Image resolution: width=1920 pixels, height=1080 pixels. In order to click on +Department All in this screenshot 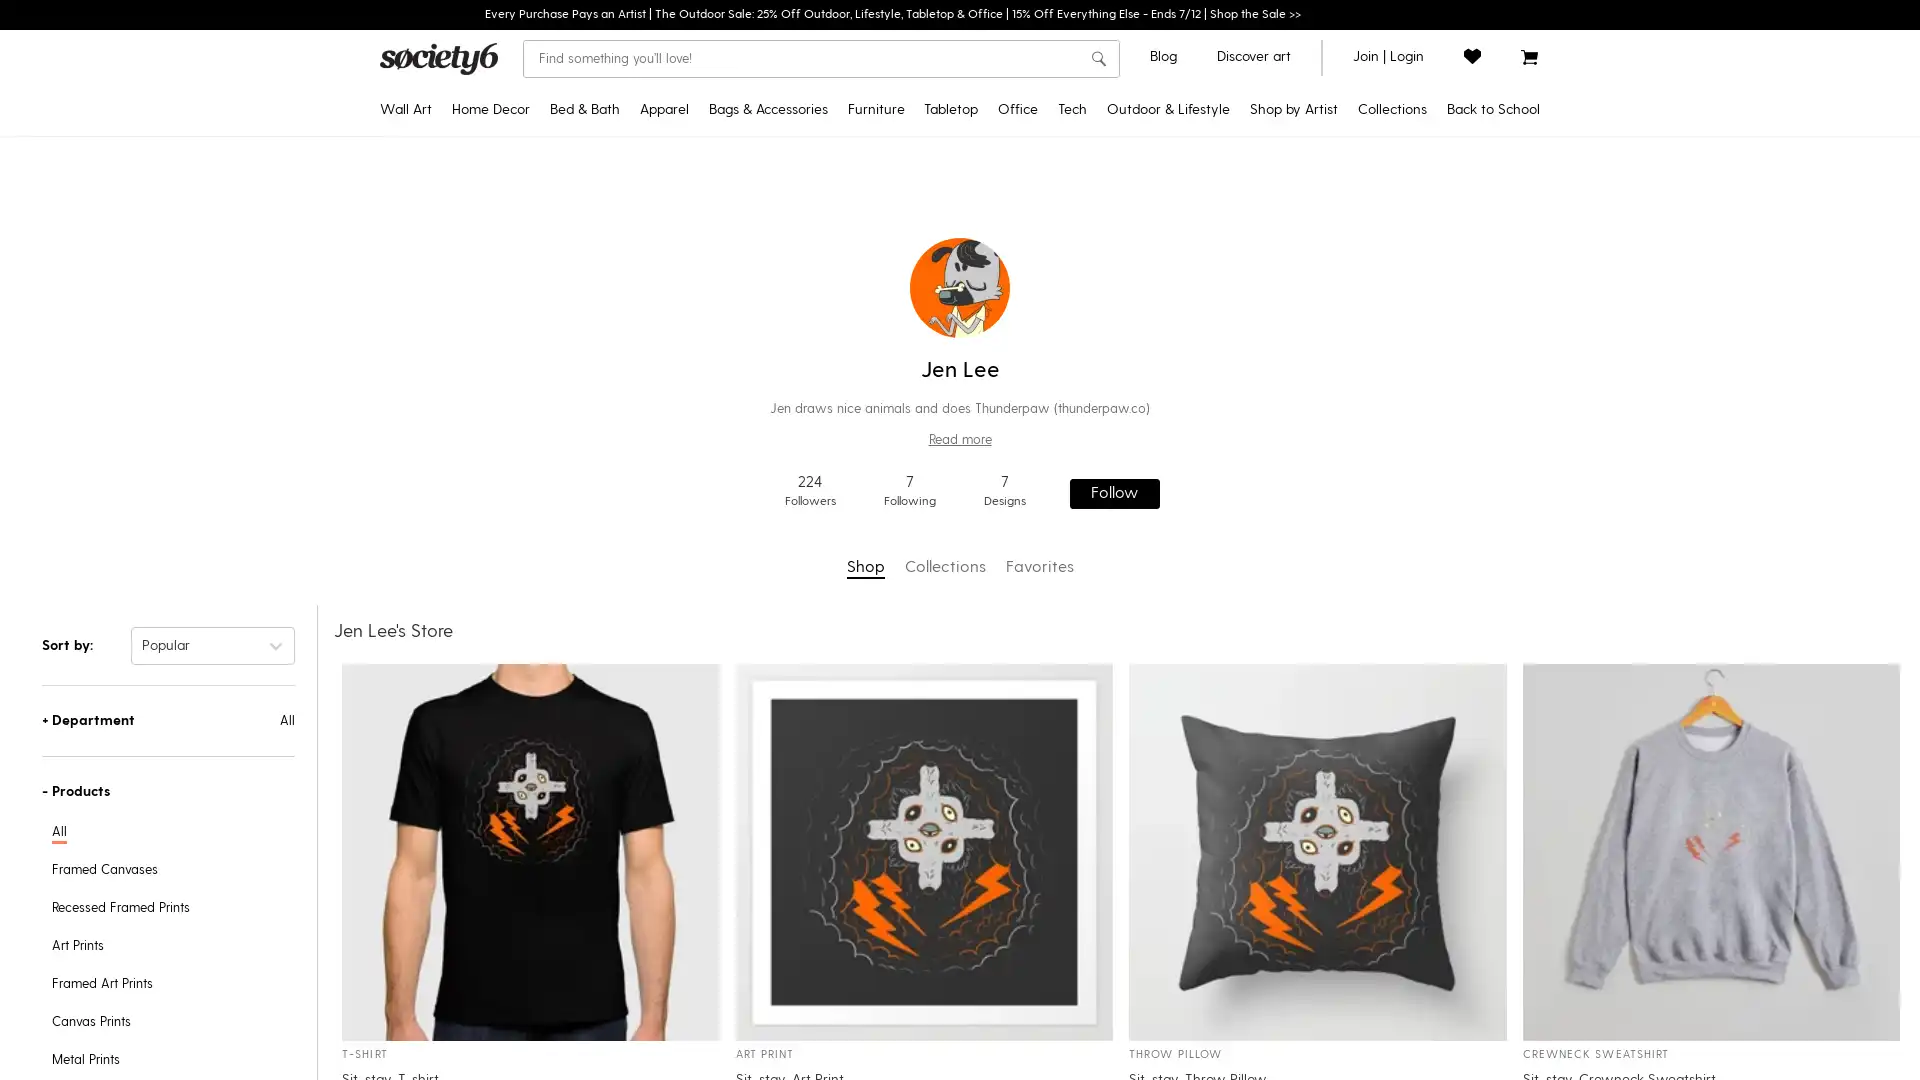, I will do `click(168, 720)`.